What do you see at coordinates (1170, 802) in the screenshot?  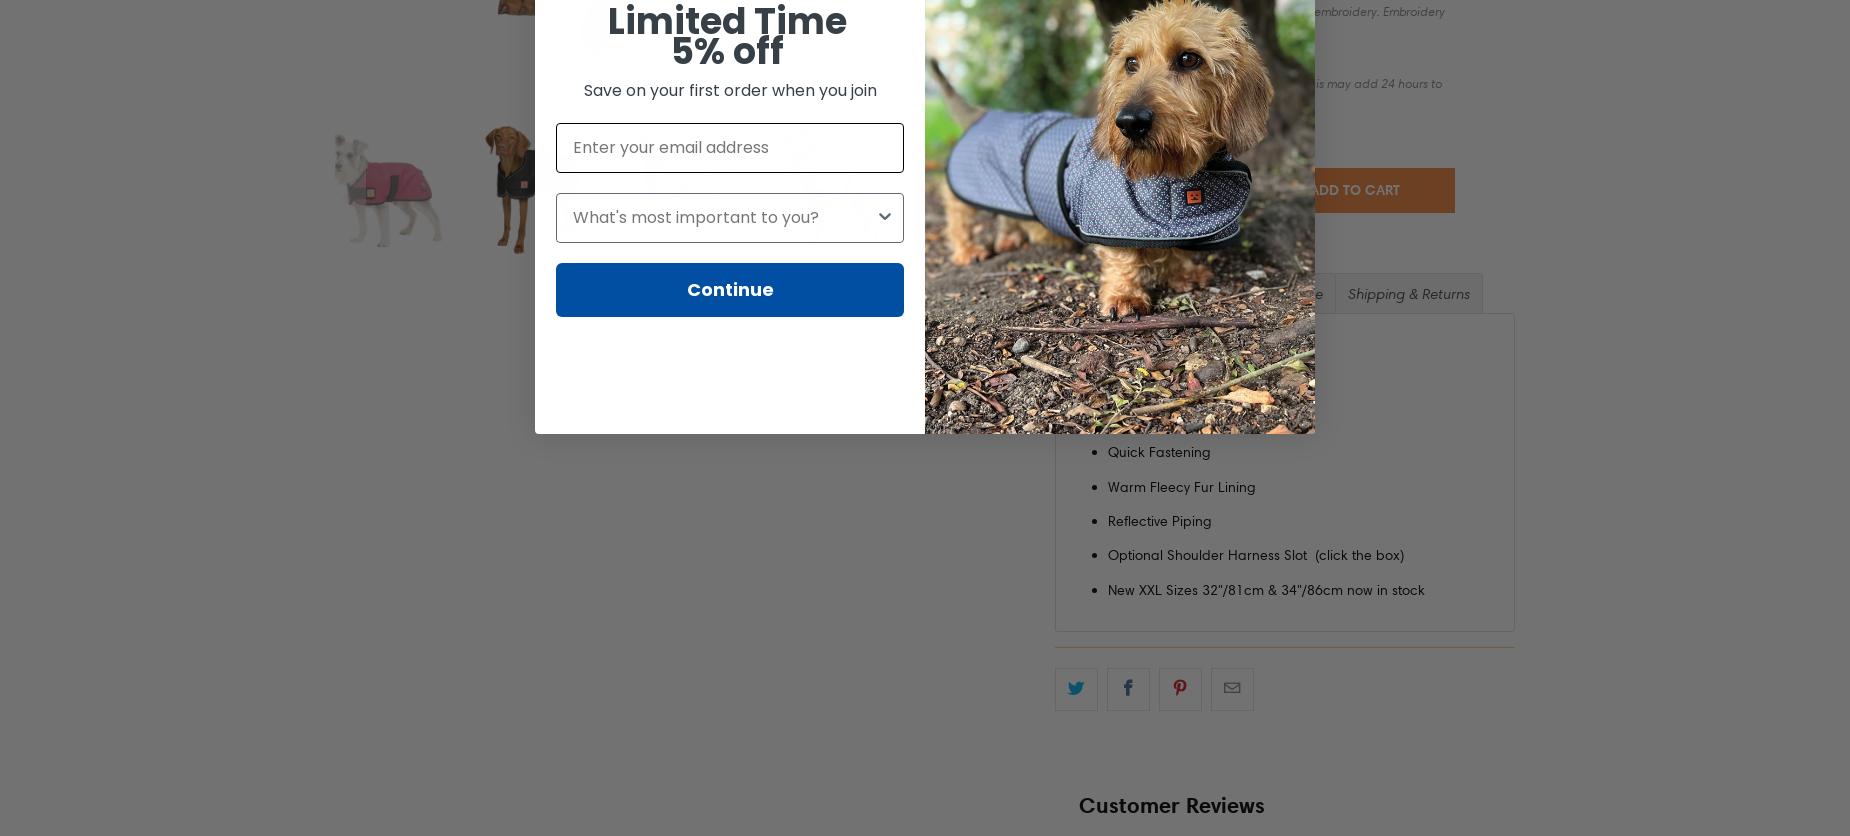 I see `'Customer Reviews'` at bounding box center [1170, 802].